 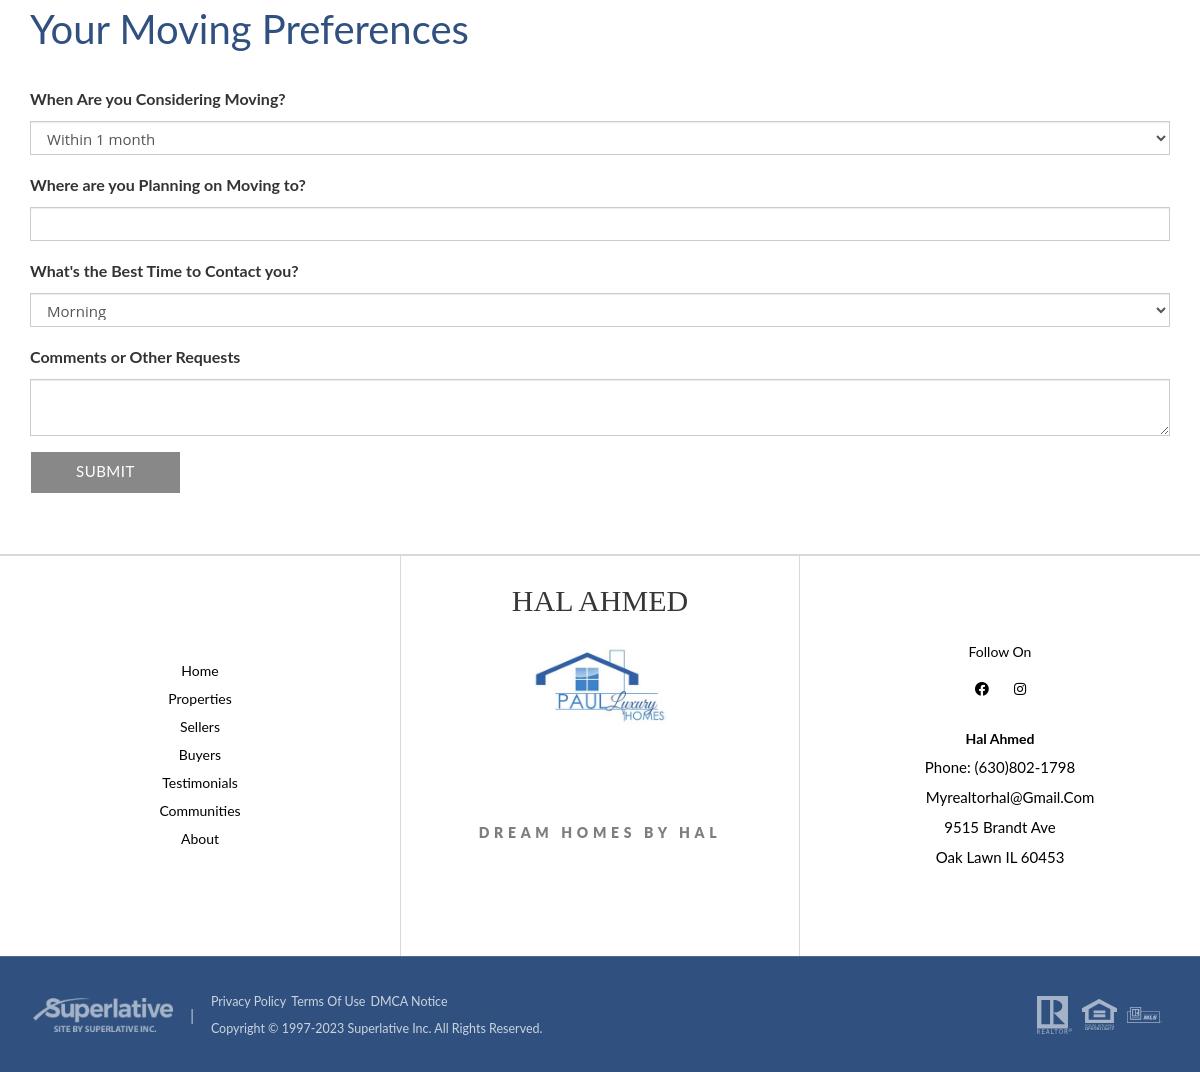 What do you see at coordinates (327, 1000) in the screenshot?
I see `'Terms of Use'` at bounding box center [327, 1000].